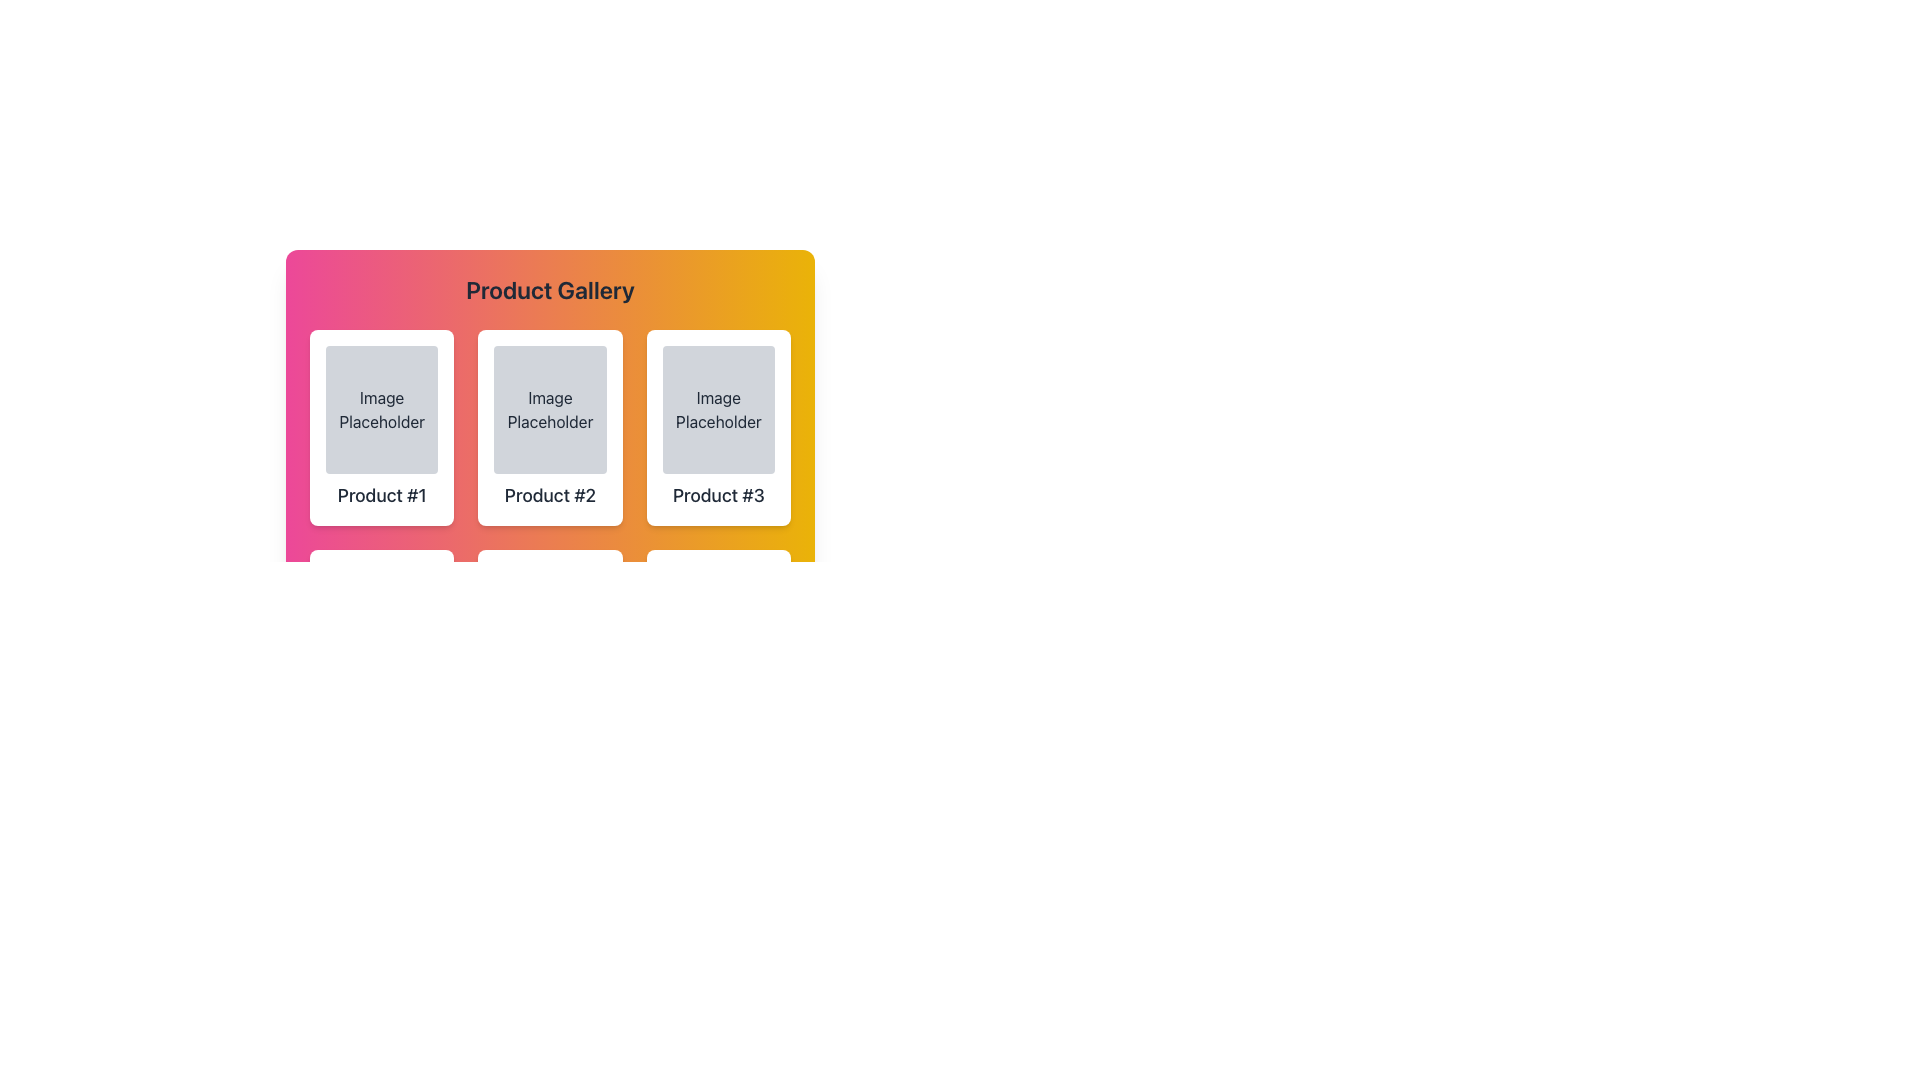 This screenshot has height=1080, width=1920. Describe the element at coordinates (718, 408) in the screenshot. I see `the non-interactive Image Placeholder representing 'Product #3' located in the third column of the 'Product Gallery'` at that location.